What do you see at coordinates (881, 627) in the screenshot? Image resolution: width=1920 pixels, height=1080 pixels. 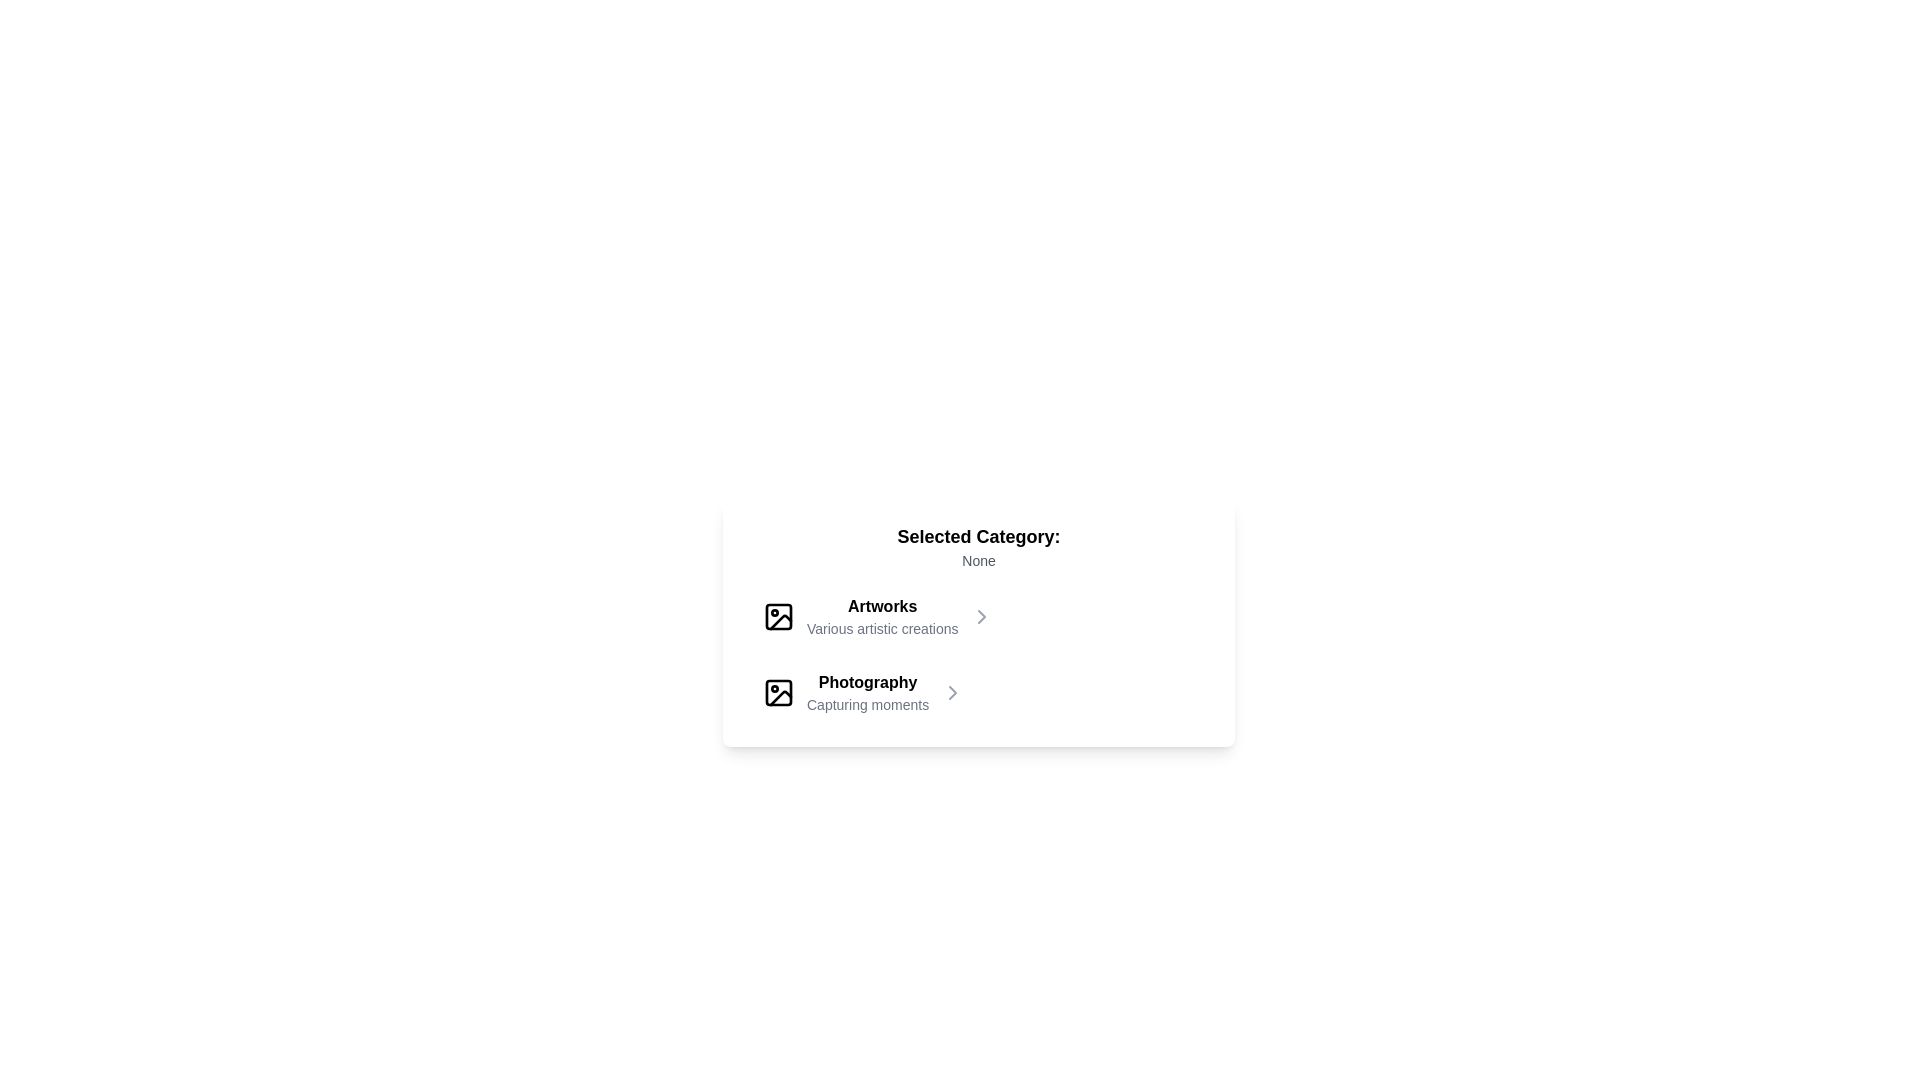 I see `text element containing the phrase 'Various artistic creations', which is styled in light gray and positioned below the bold 'Artworks' text` at bounding box center [881, 627].